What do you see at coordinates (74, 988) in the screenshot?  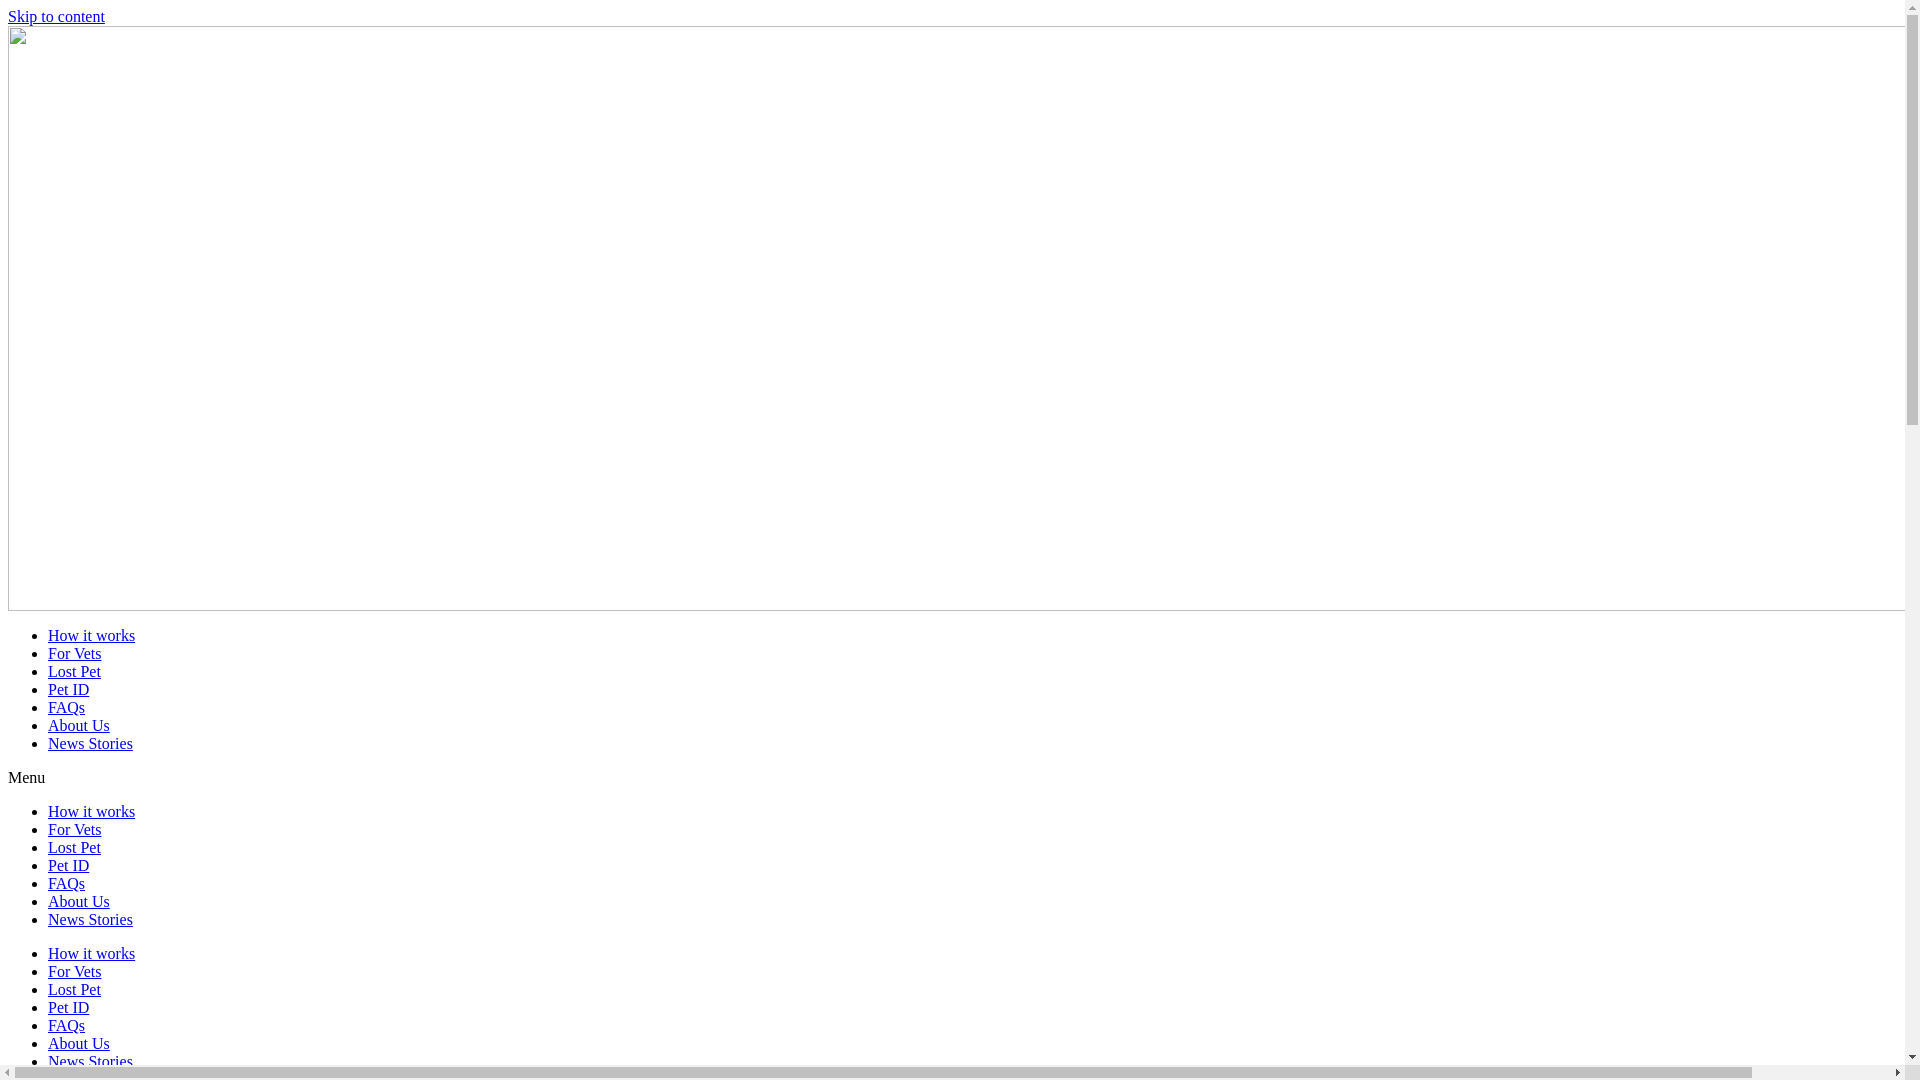 I see `'Lost Pet'` at bounding box center [74, 988].